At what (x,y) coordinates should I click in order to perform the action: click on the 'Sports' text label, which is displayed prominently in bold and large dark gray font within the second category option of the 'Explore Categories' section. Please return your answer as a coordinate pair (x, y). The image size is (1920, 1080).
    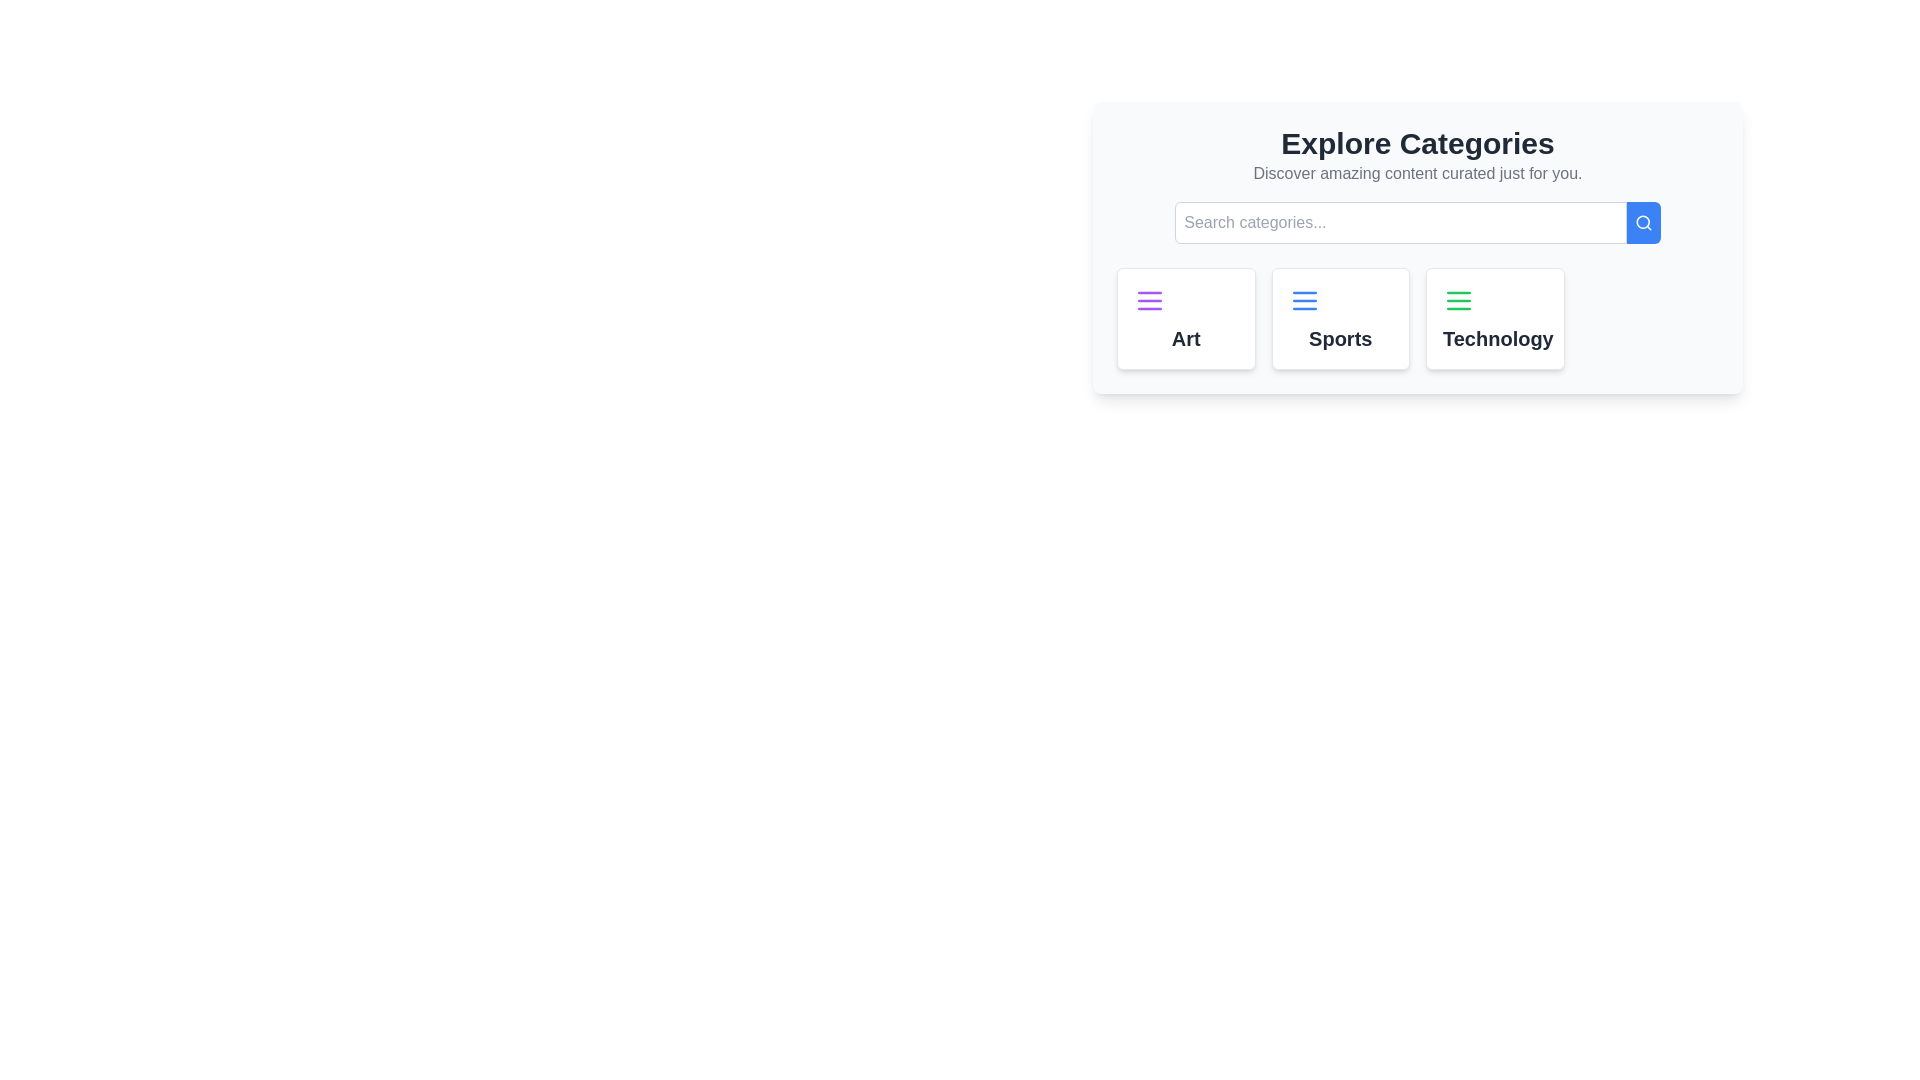
    Looking at the image, I should click on (1340, 338).